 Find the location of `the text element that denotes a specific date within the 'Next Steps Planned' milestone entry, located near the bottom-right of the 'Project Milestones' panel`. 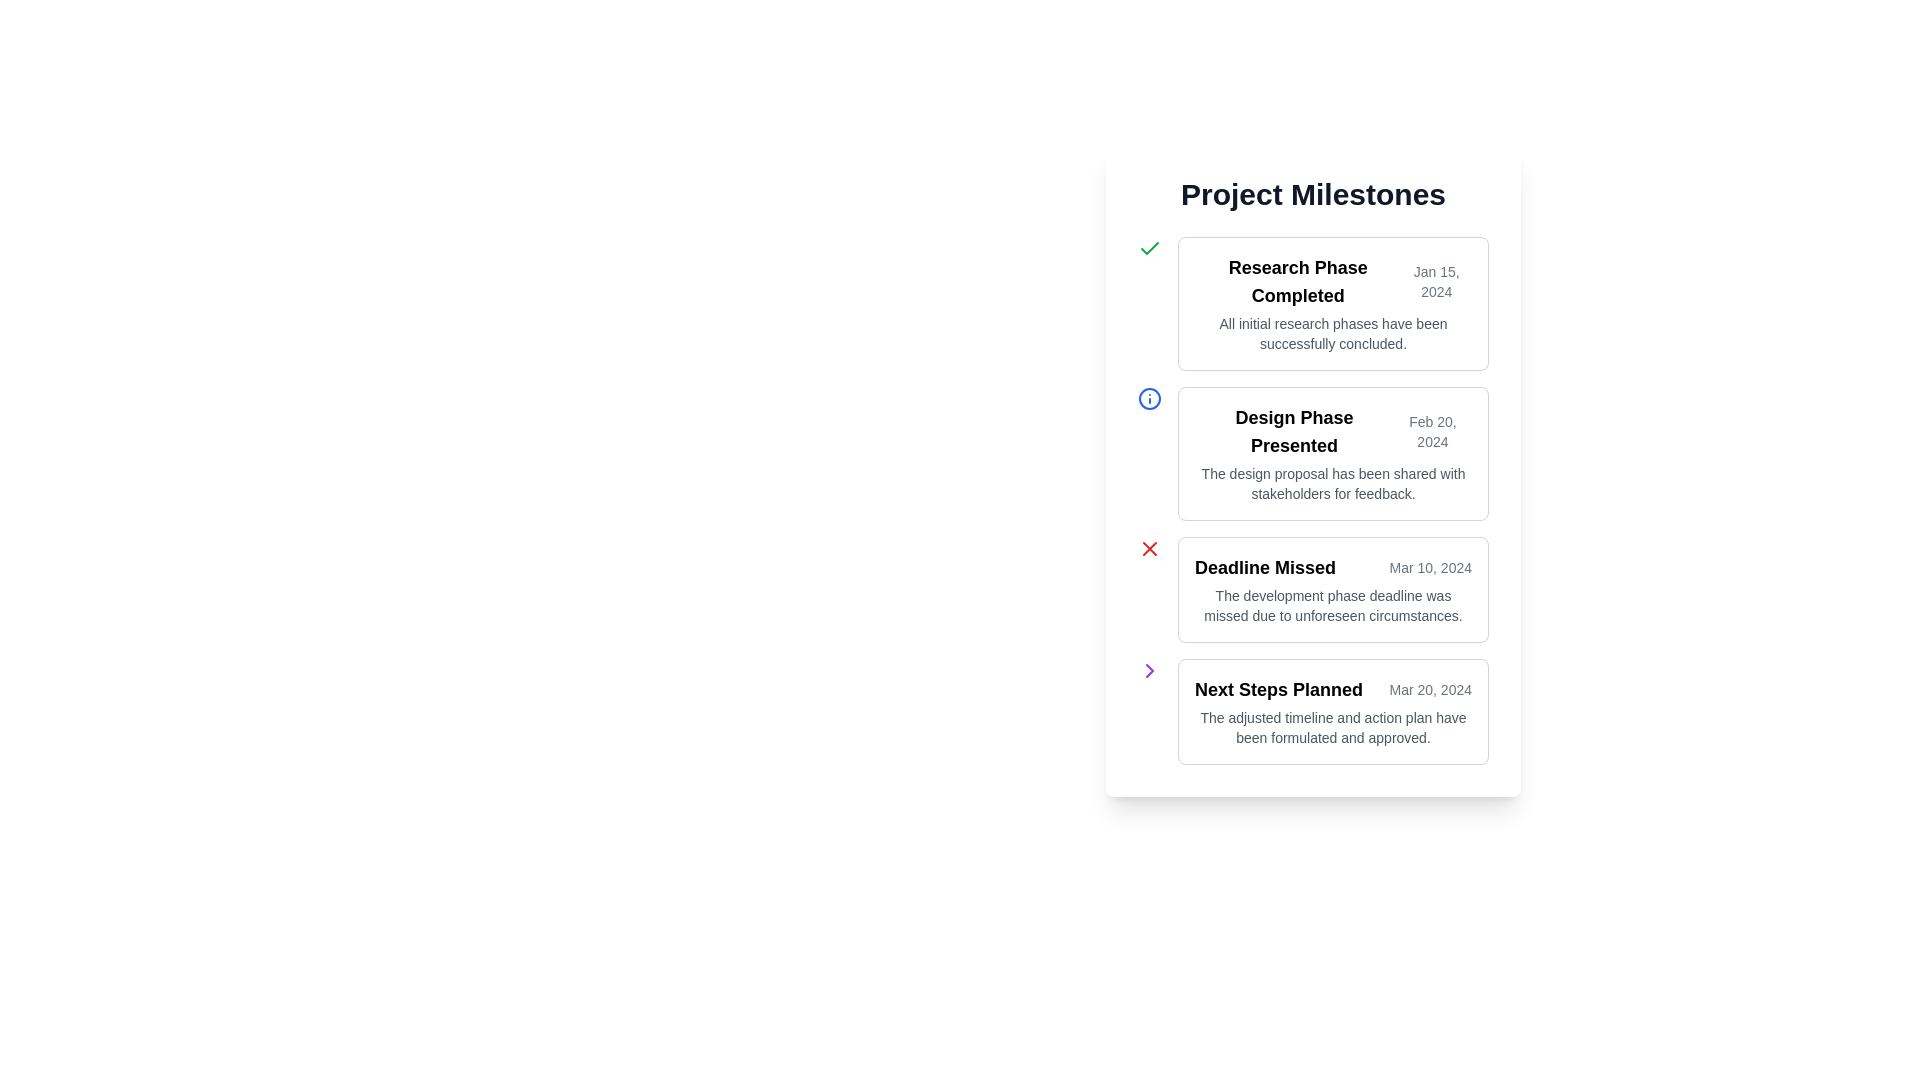

the text element that denotes a specific date within the 'Next Steps Planned' milestone entry, located near the bottom-right of the 'Project Milestones' panel is located at coordinates (1429, 689).